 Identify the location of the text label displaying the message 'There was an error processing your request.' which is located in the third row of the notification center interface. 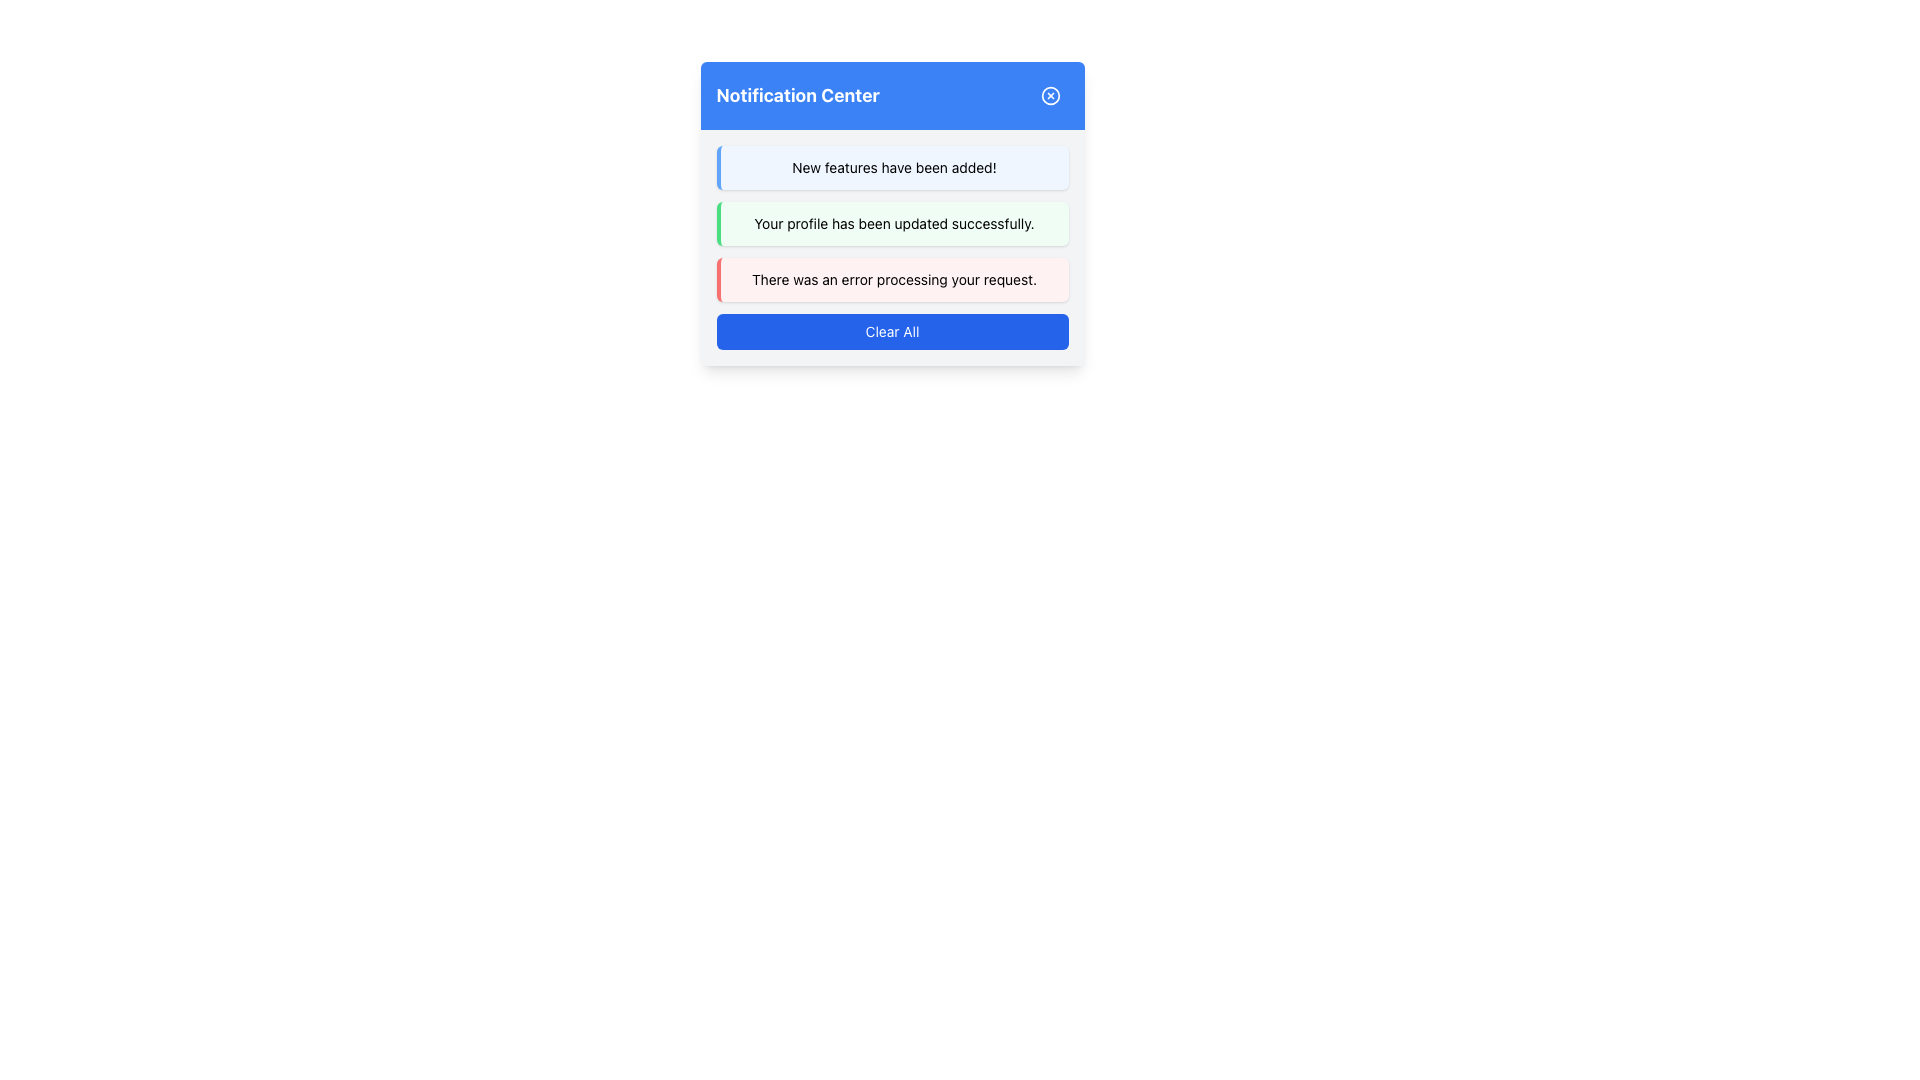
(893, 280).